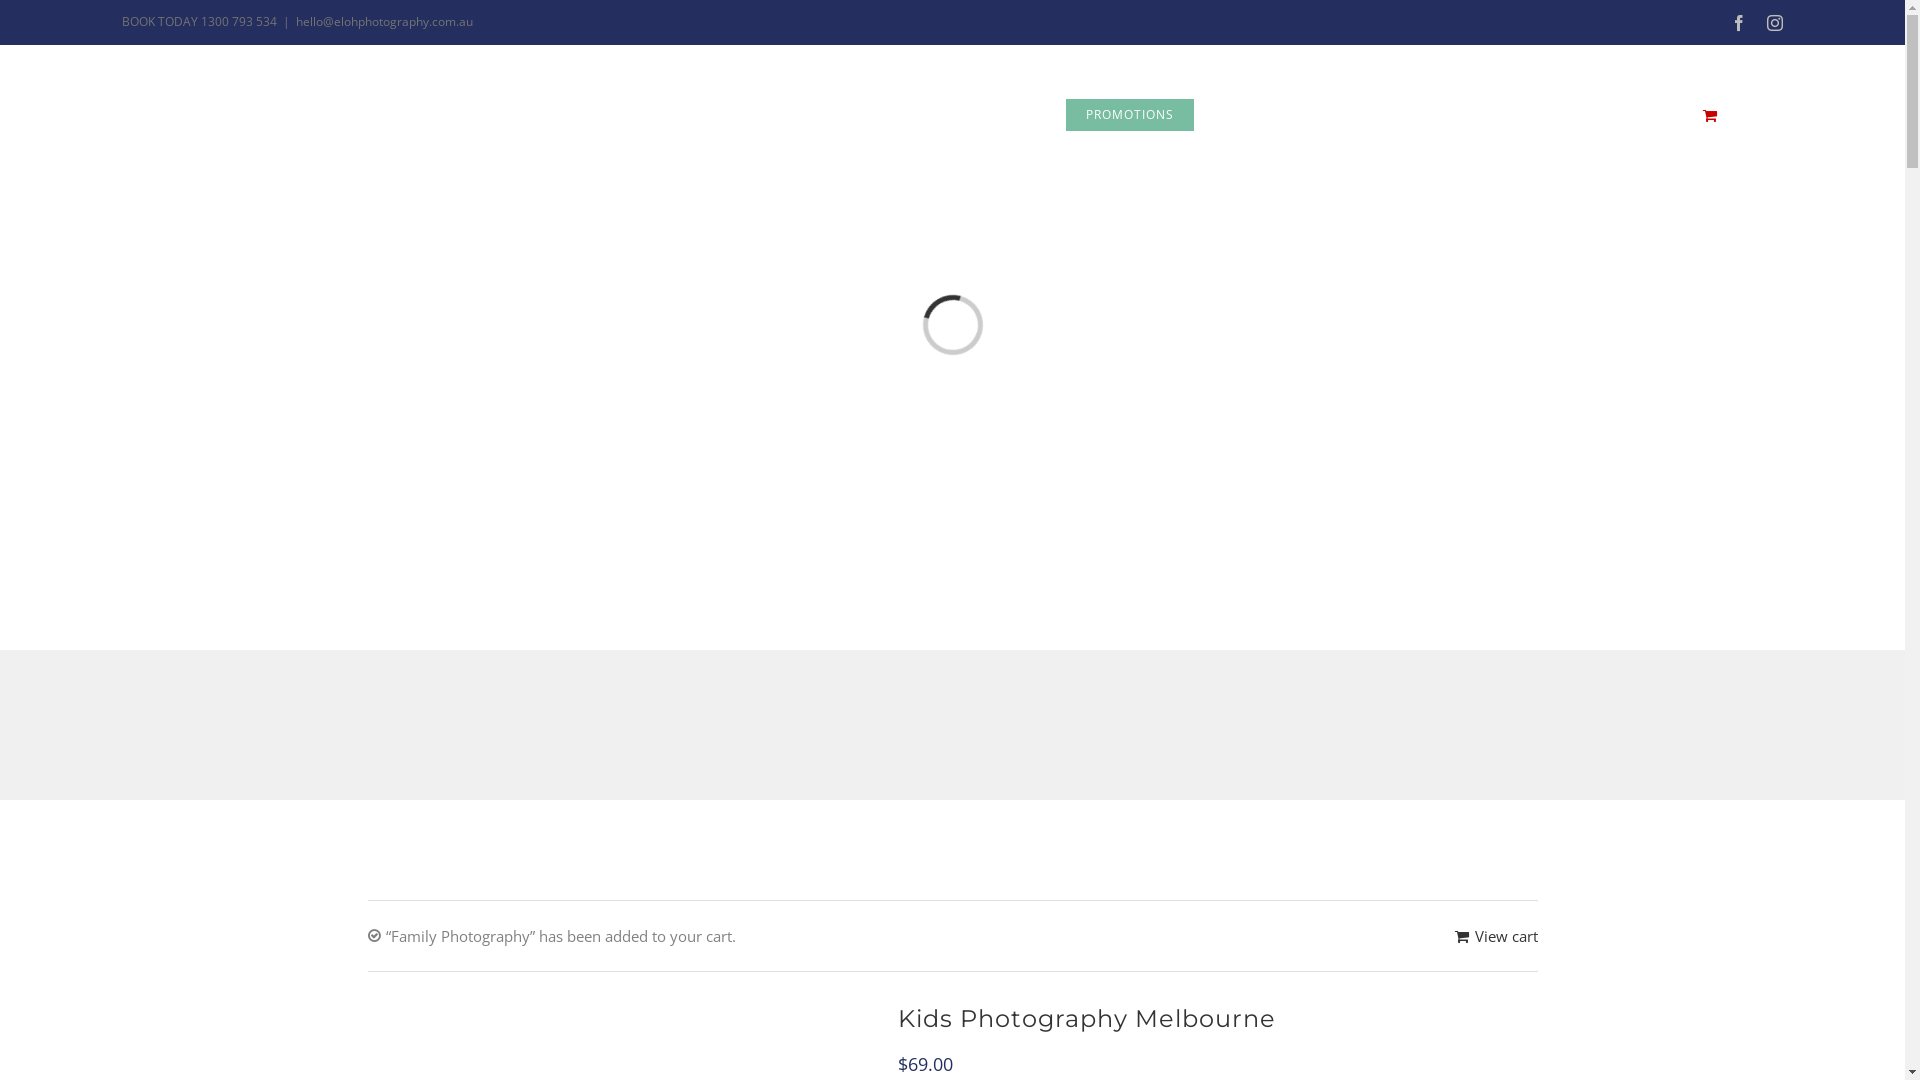 Image resolution: width=1920 pixels, height=1080 pixels. Describe the element at coordinates (1495, 936) in the screenshot. I see `'View cart'` at that location.